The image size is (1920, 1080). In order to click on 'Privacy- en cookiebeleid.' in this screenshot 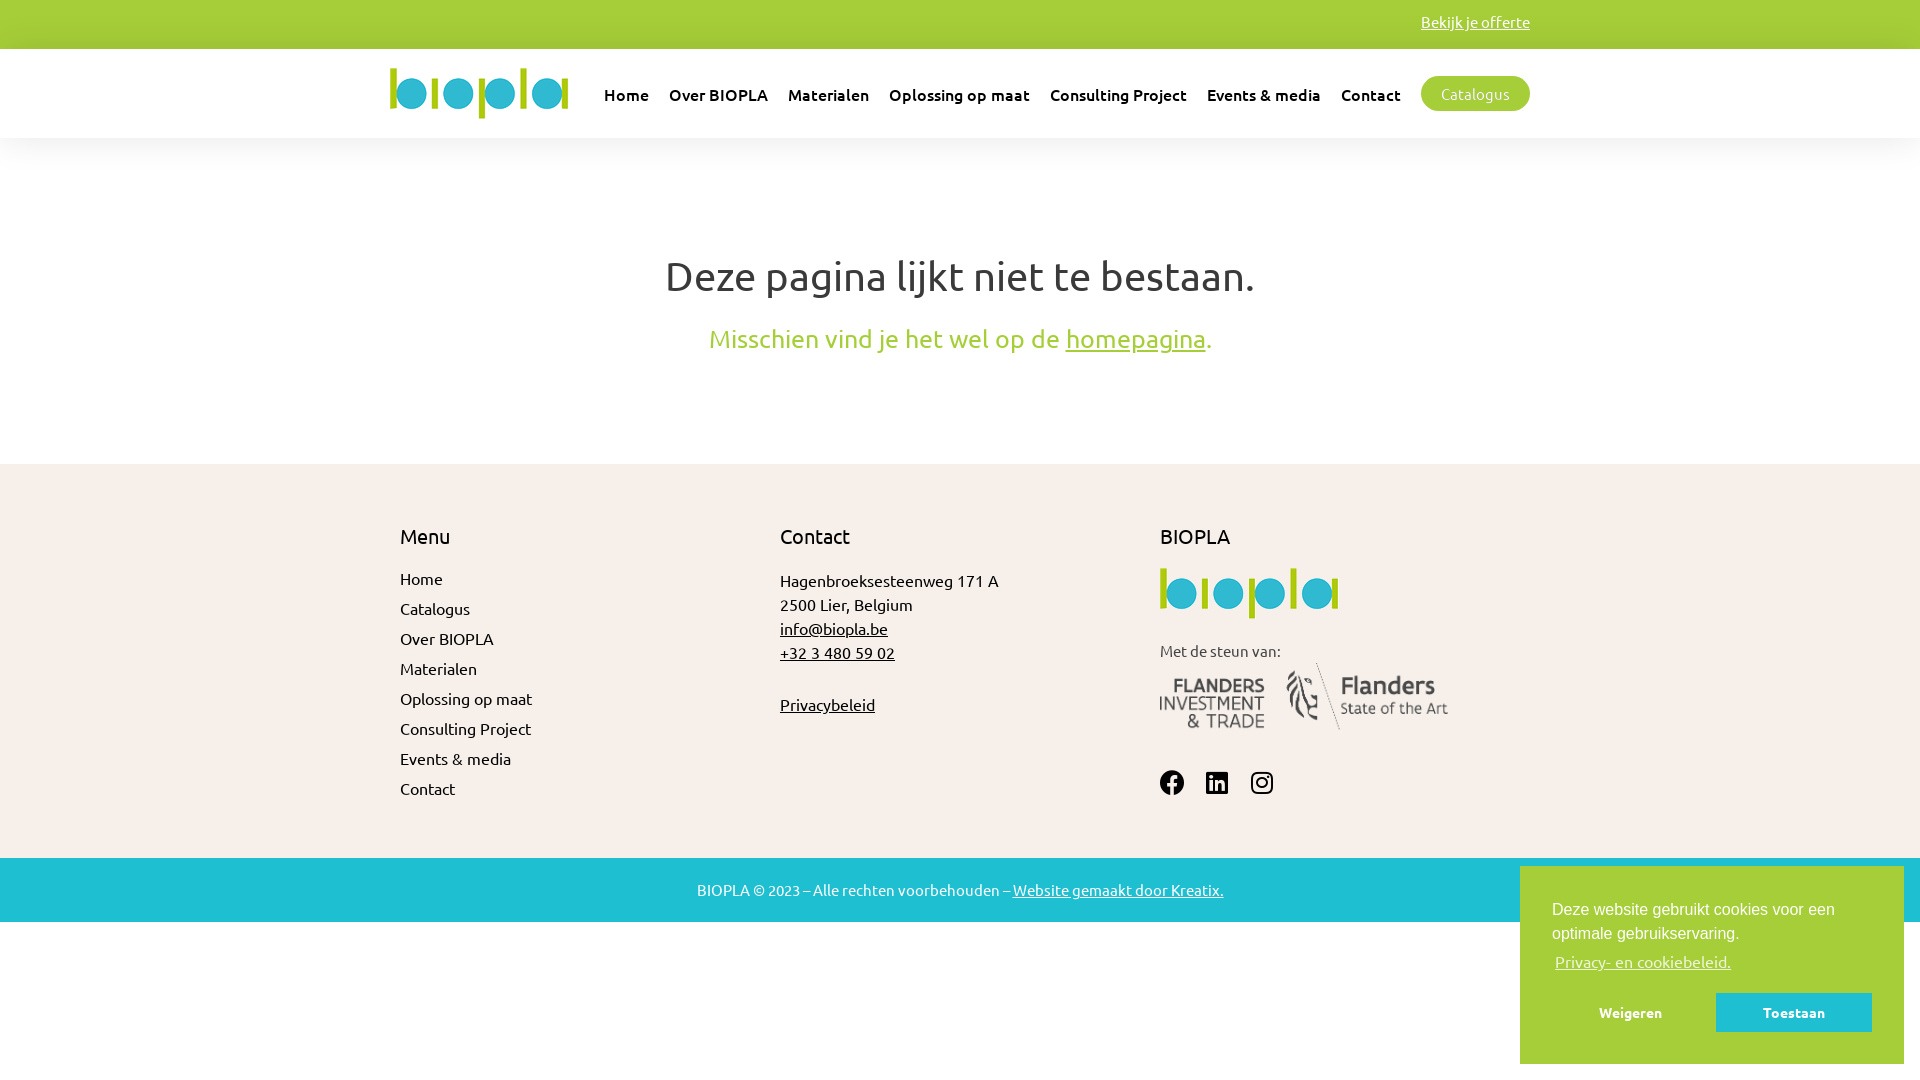, I will do `click(1642, 959)`.